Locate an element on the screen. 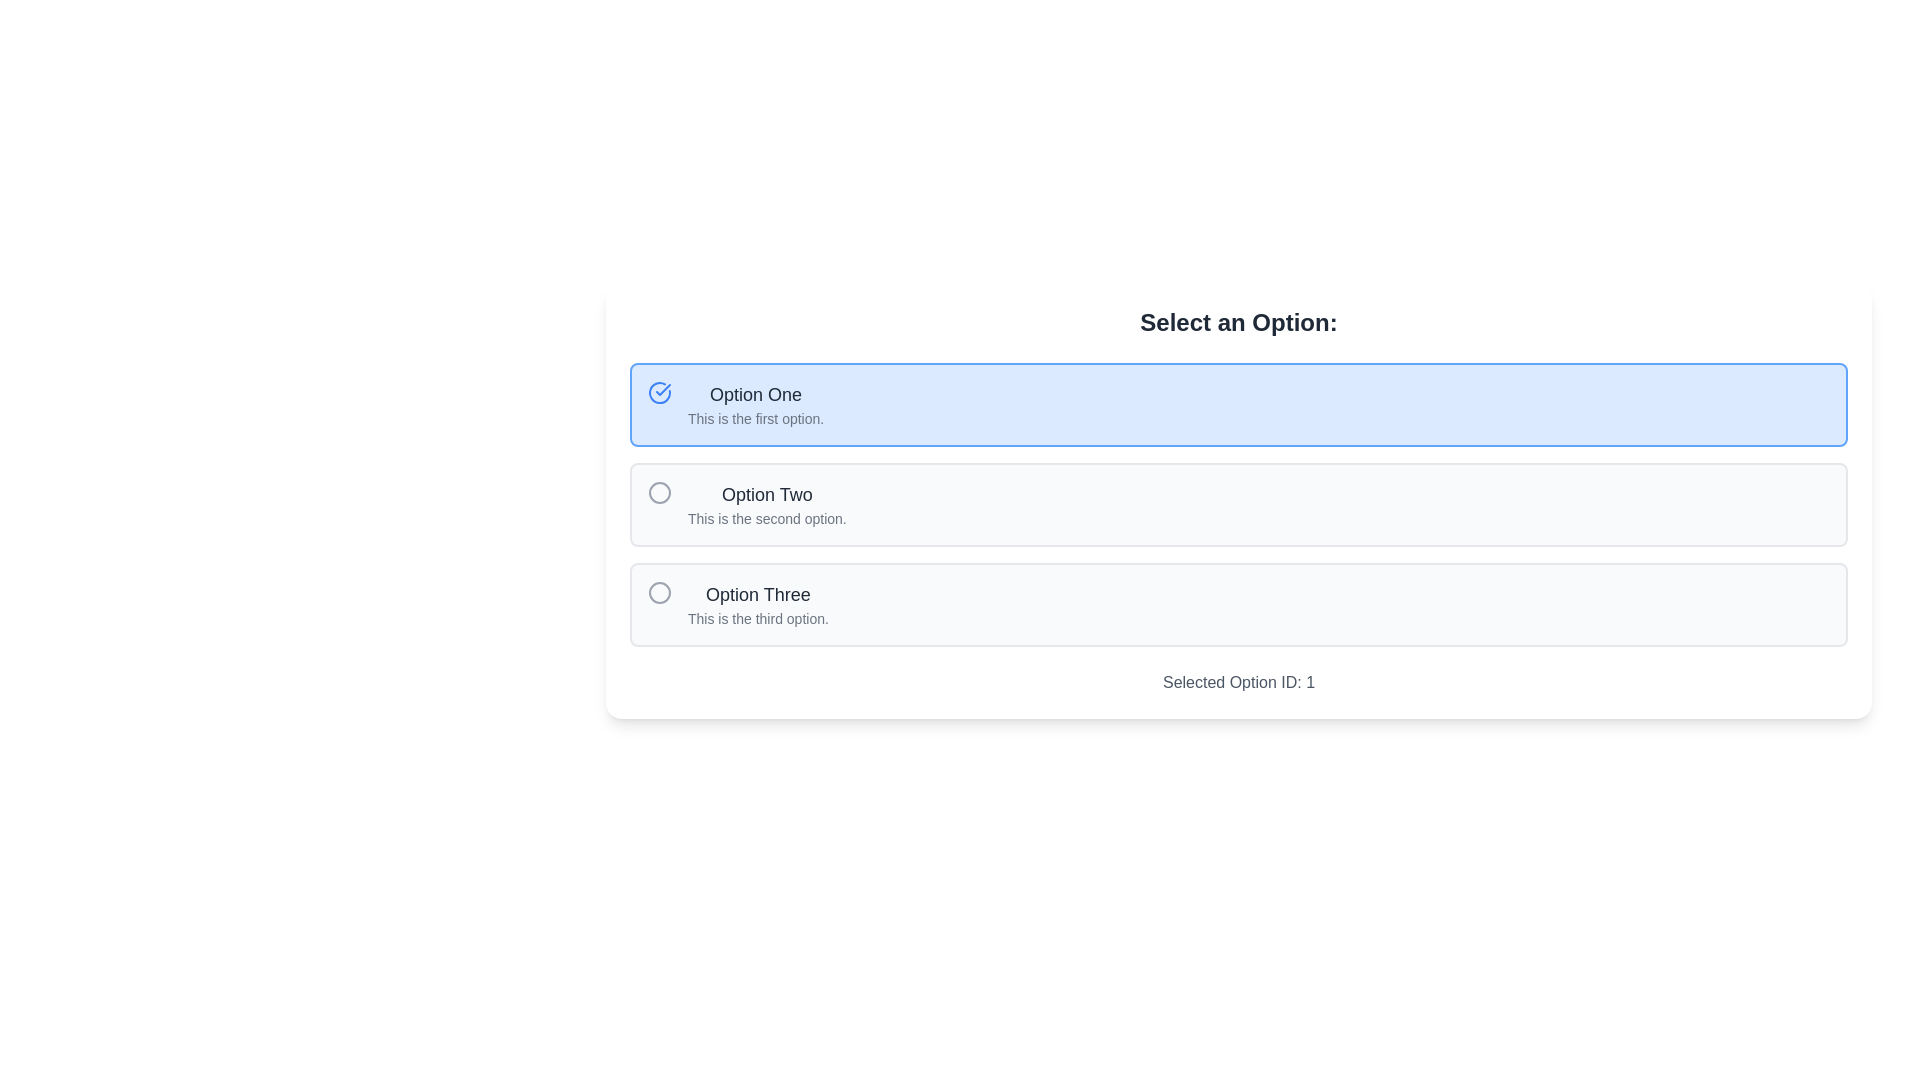 The width and height of the screenshot is (1920, 1080). the text header labeled 'Select an Option:' which is positioned at the top of the selectable options interface is located at coordinates (1237, 322).